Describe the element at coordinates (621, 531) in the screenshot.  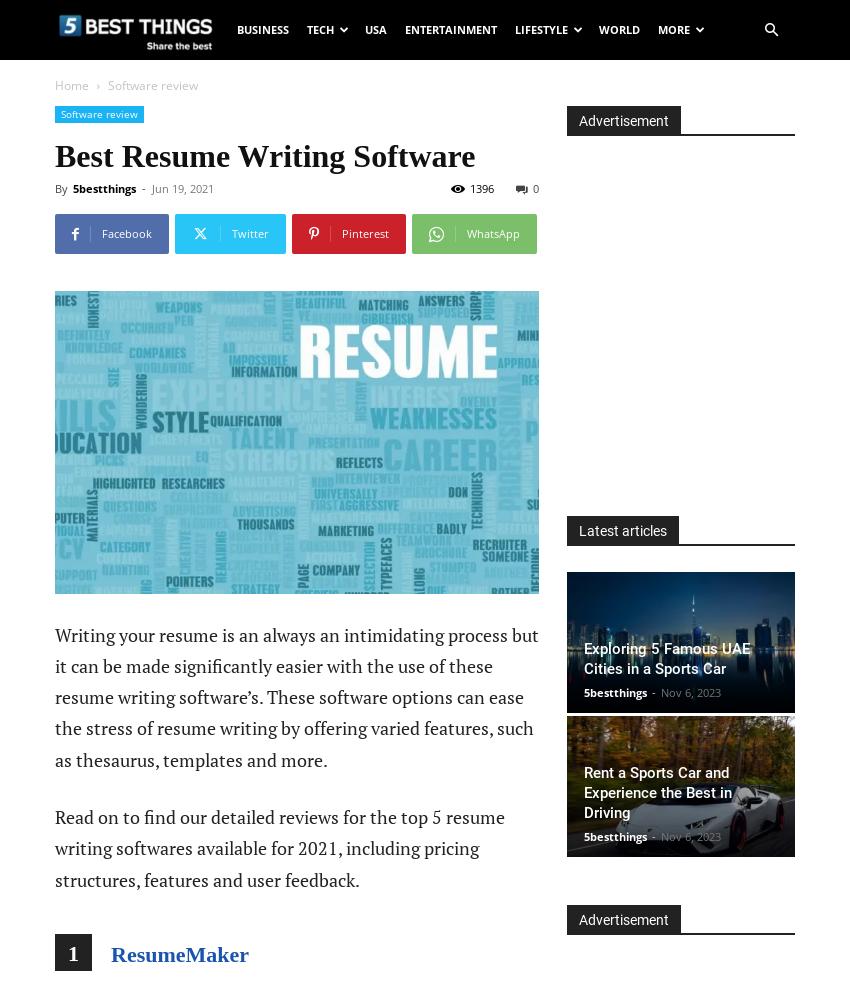
I see `'Latest articles'` at that location.